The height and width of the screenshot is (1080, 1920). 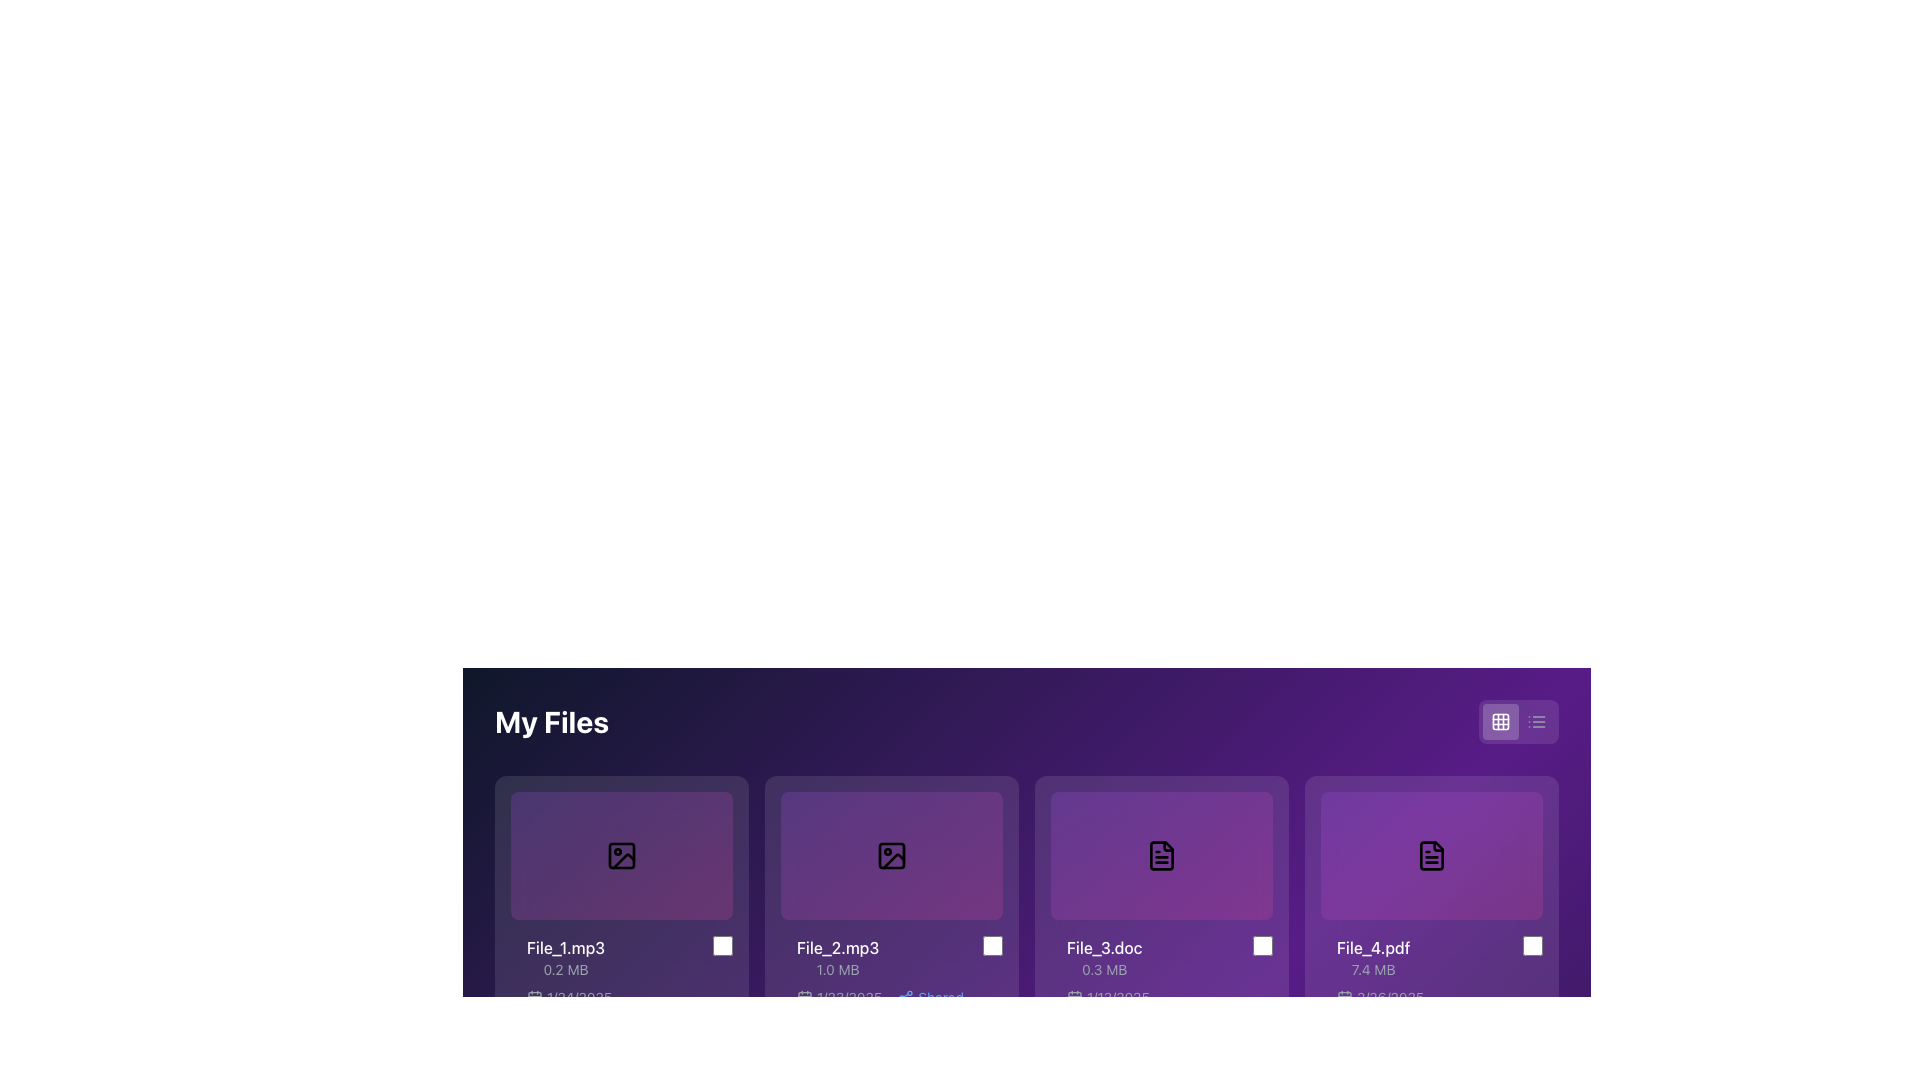 I want to click on the first Thumbnail component under 'My Files', so click(x=621, y=855).